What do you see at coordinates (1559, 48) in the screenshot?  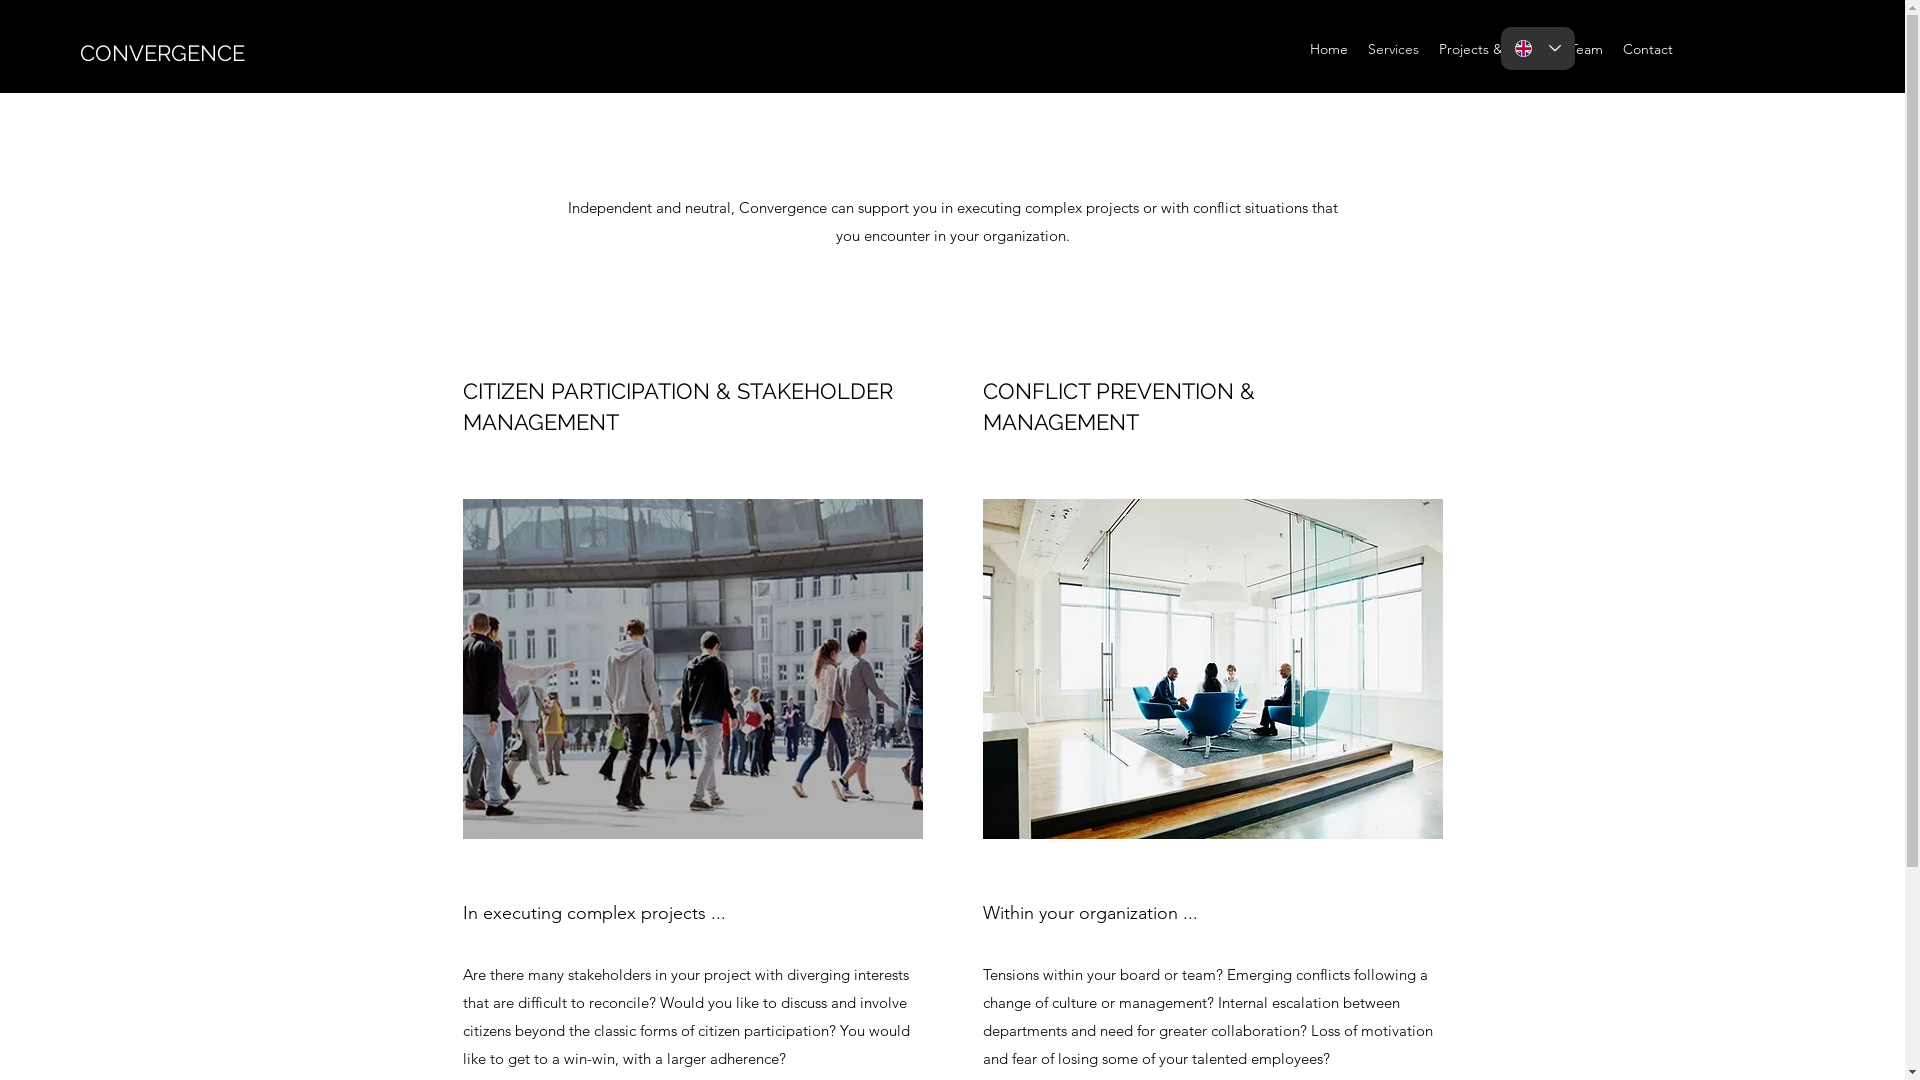 I see `'Team'` at bounding box center [1559, 48].